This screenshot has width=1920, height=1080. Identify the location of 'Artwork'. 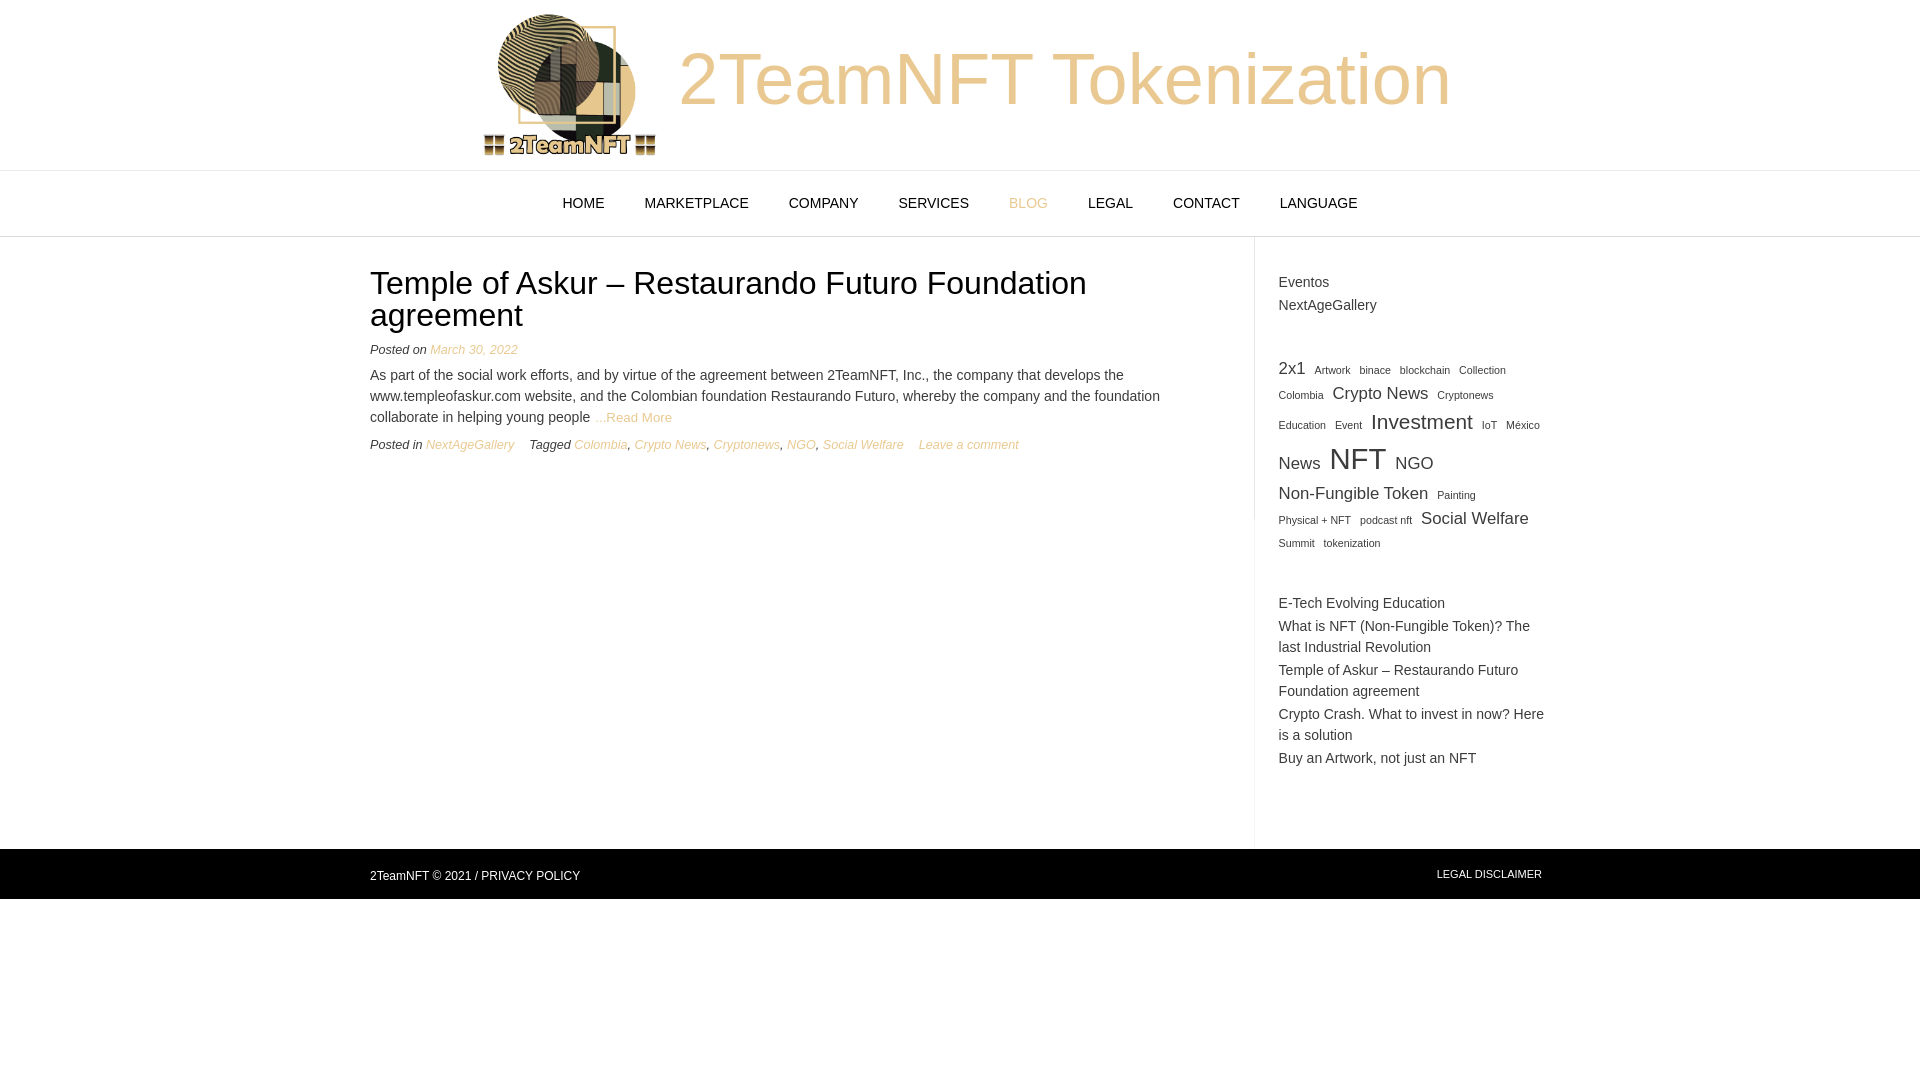
(1315, 370).